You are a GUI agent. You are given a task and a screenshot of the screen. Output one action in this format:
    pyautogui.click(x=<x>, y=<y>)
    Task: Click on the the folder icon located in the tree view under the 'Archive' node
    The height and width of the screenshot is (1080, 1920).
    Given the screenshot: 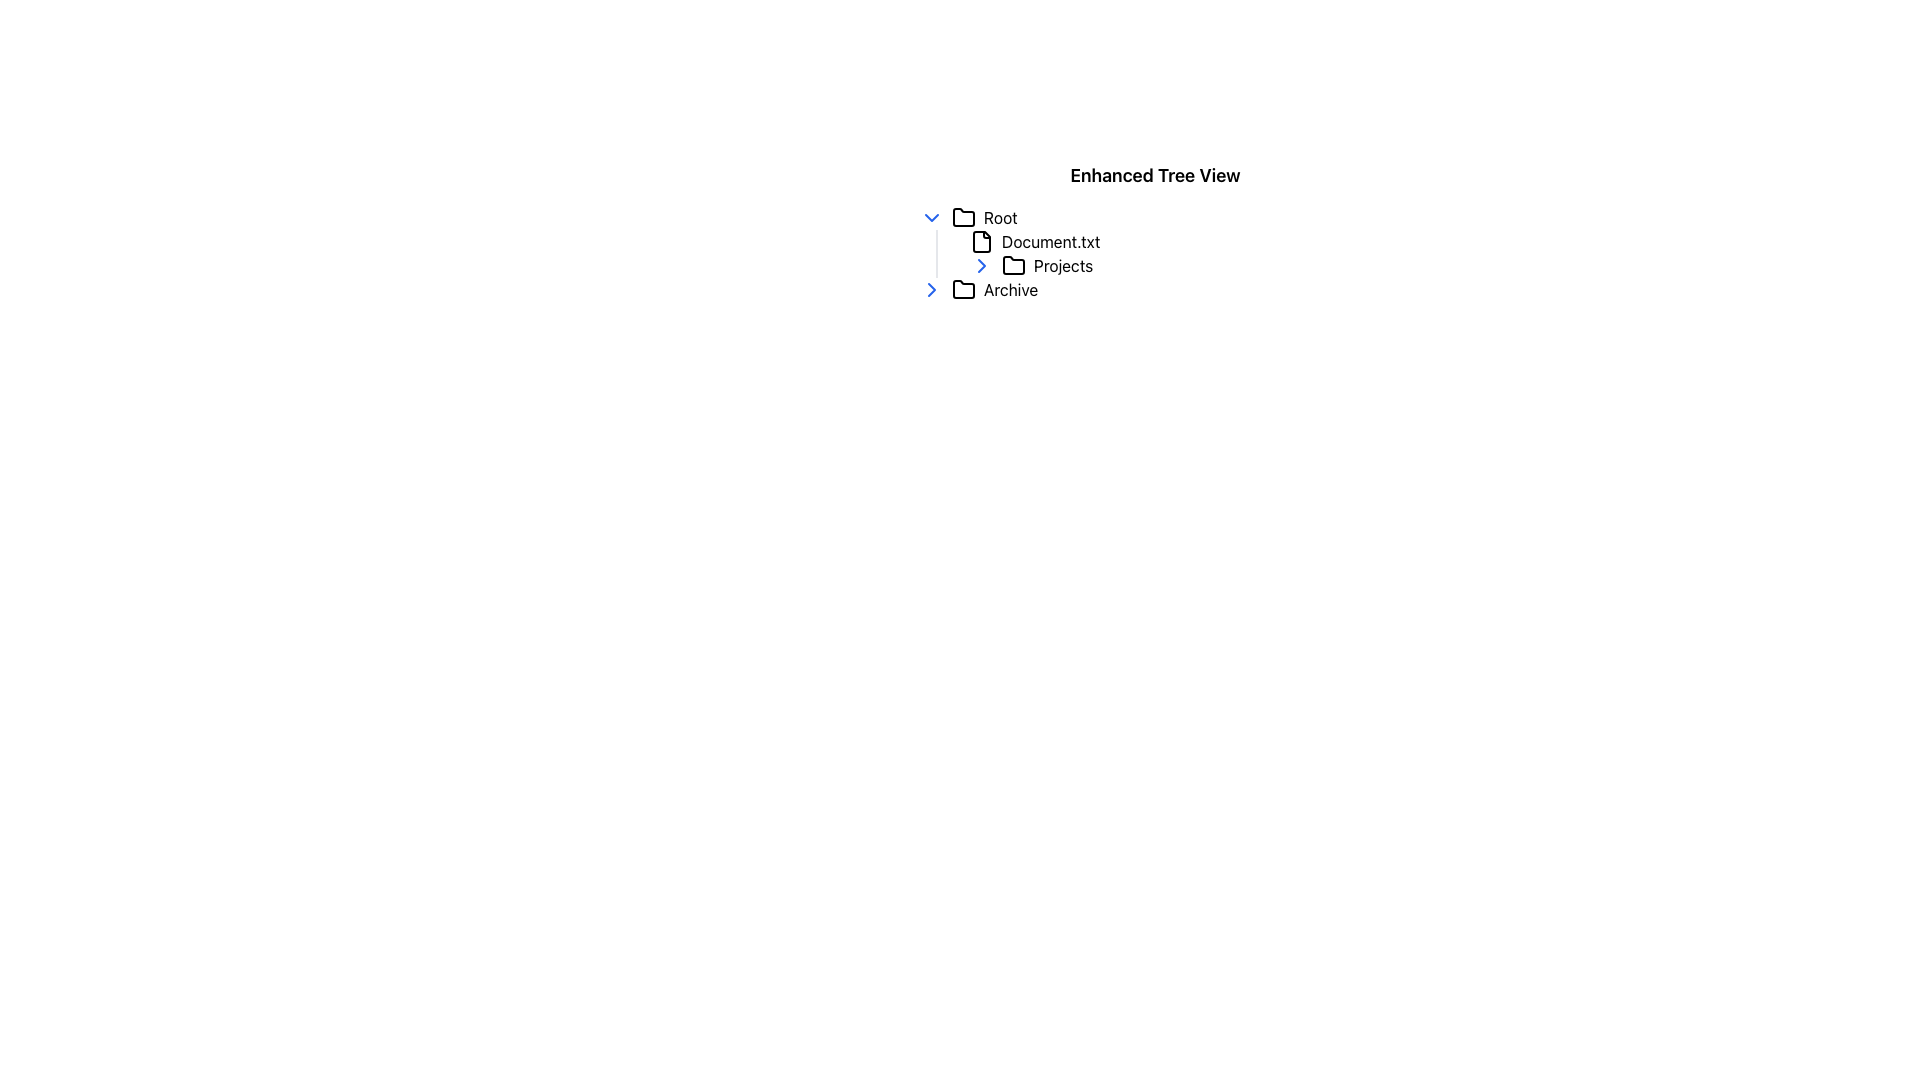 What is the action you would take?
    pyautogui.click(x=964, y=289)
    